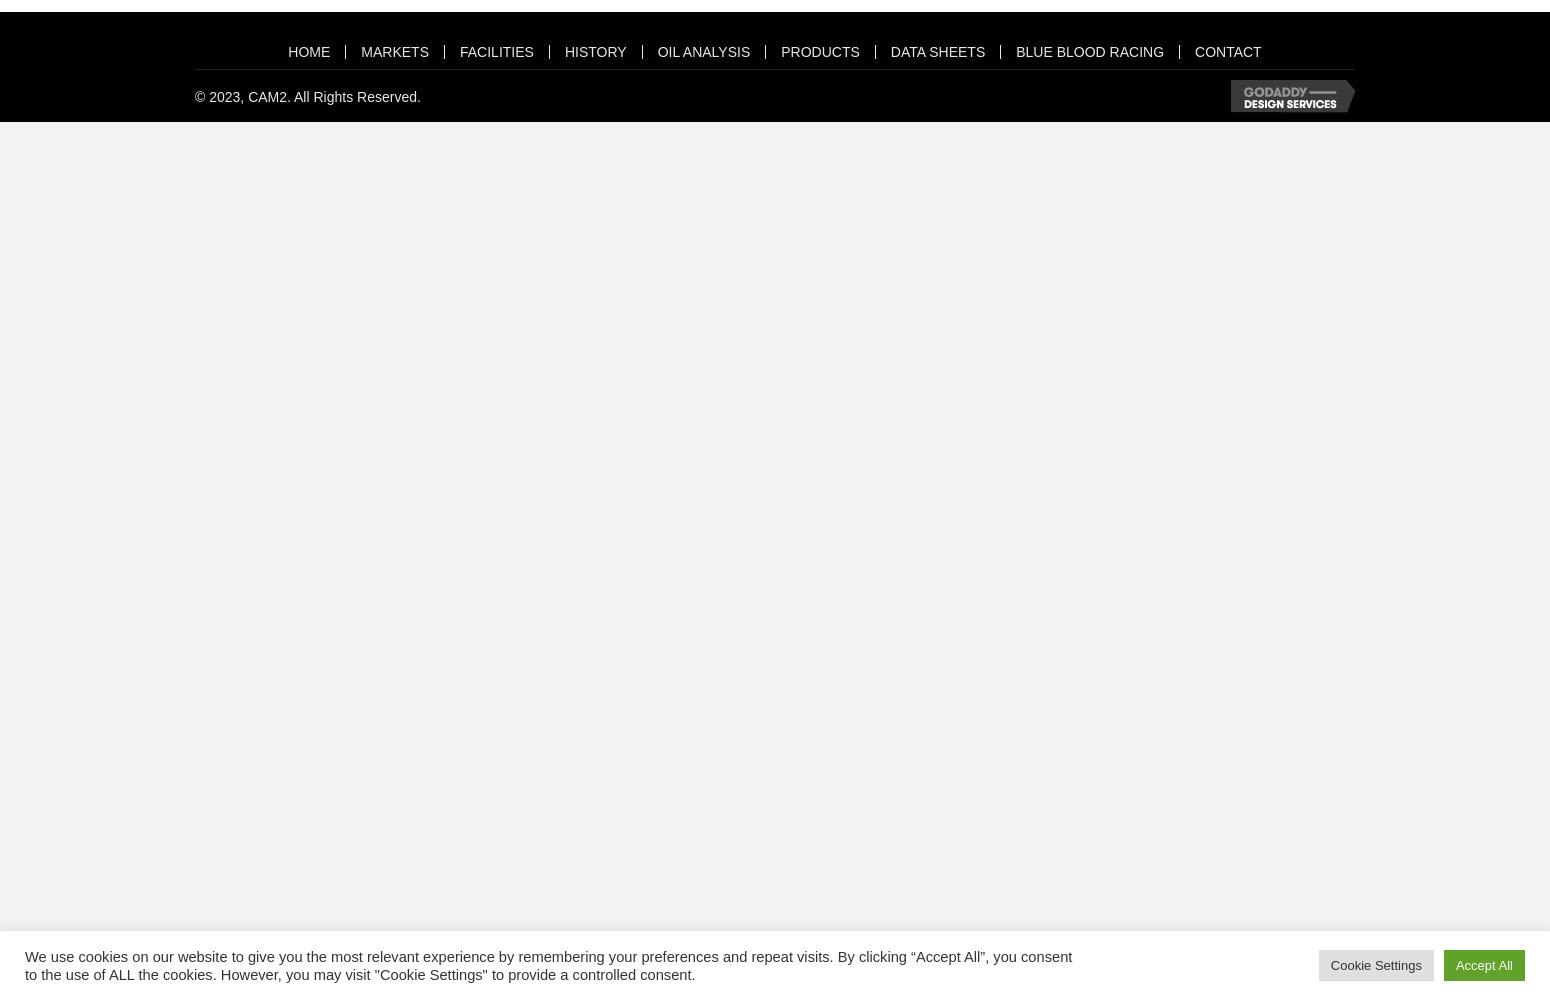 This screenshot has height=1000, width=1550. What do you see at coordinates (1195, 51) in the screenshot?
I see `'CONTACT'` at bounding box center [1195, 51].